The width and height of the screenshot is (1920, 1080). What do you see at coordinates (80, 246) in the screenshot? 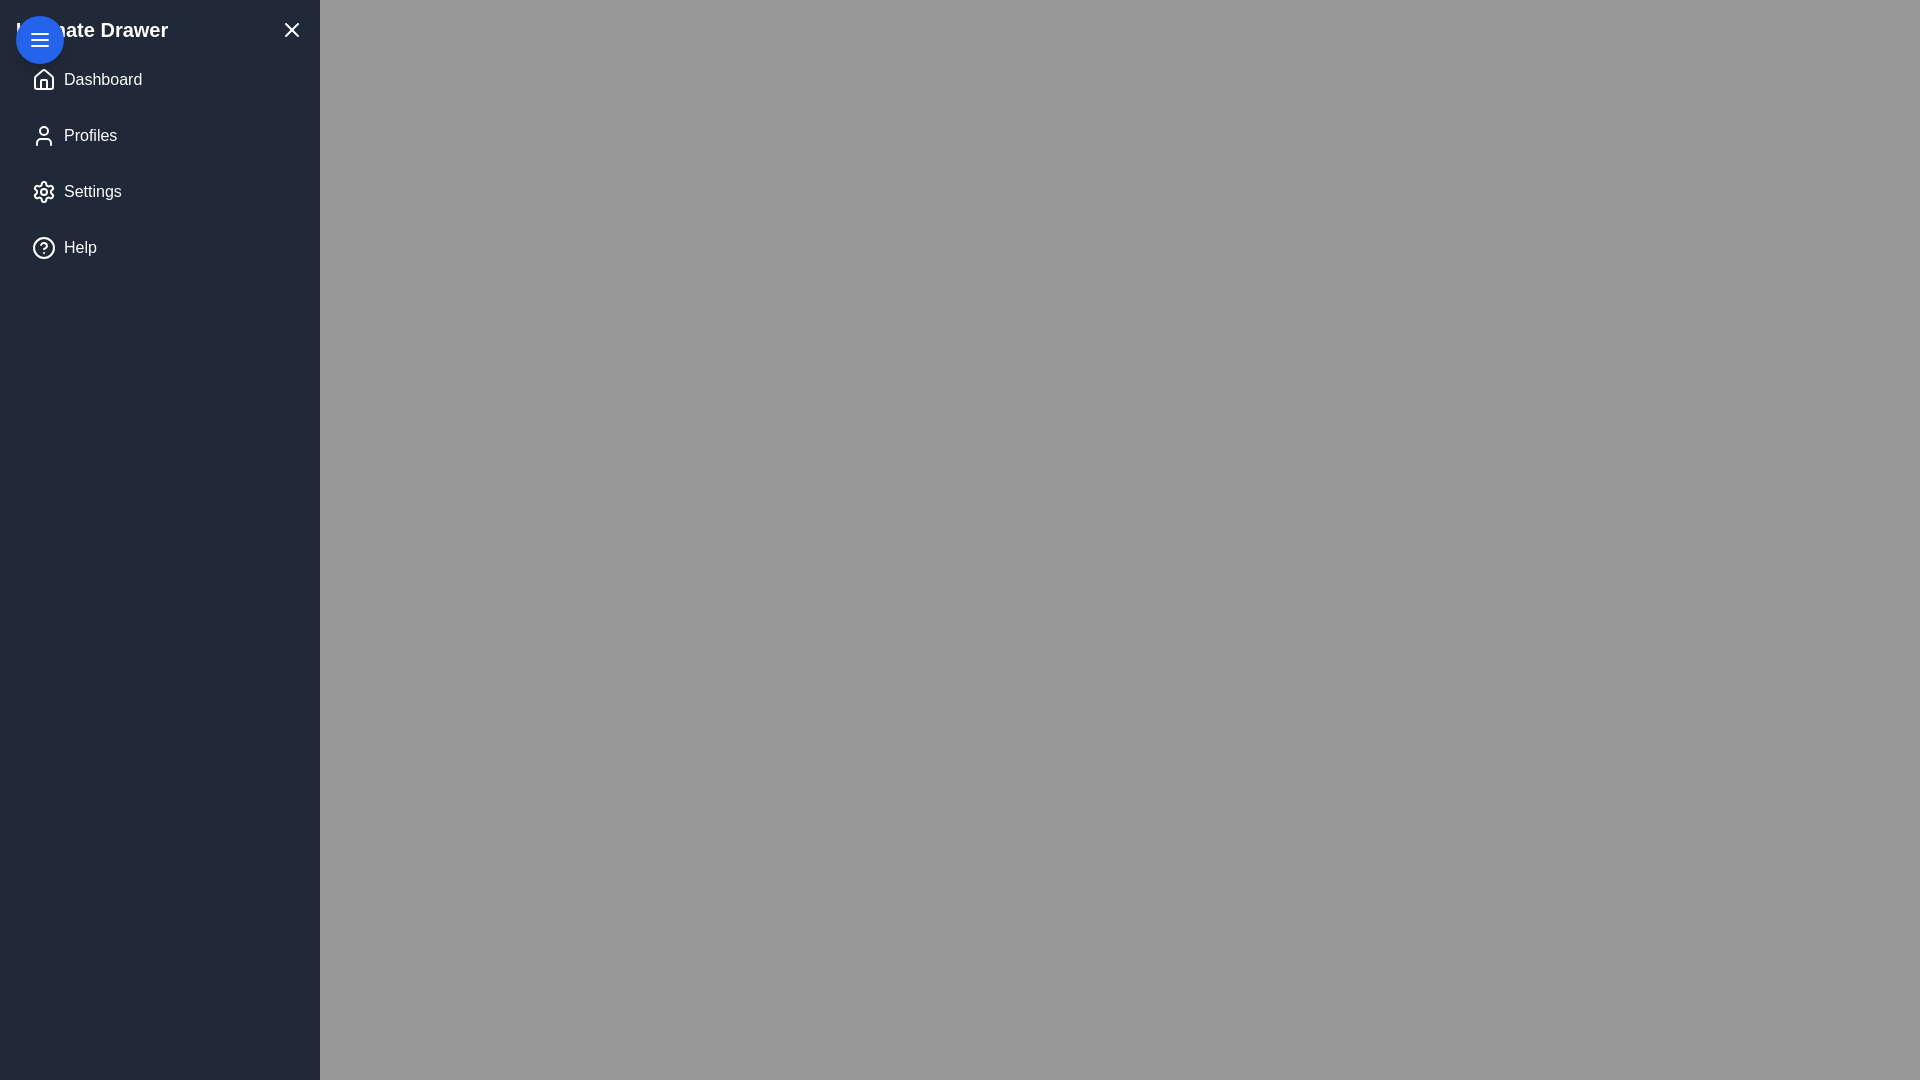
I see `the Text Label located to the right of the question mark icon in the fourth menu item under 'Ultimate Drawer' on the left sidebar` at bounding box center [80, 246].